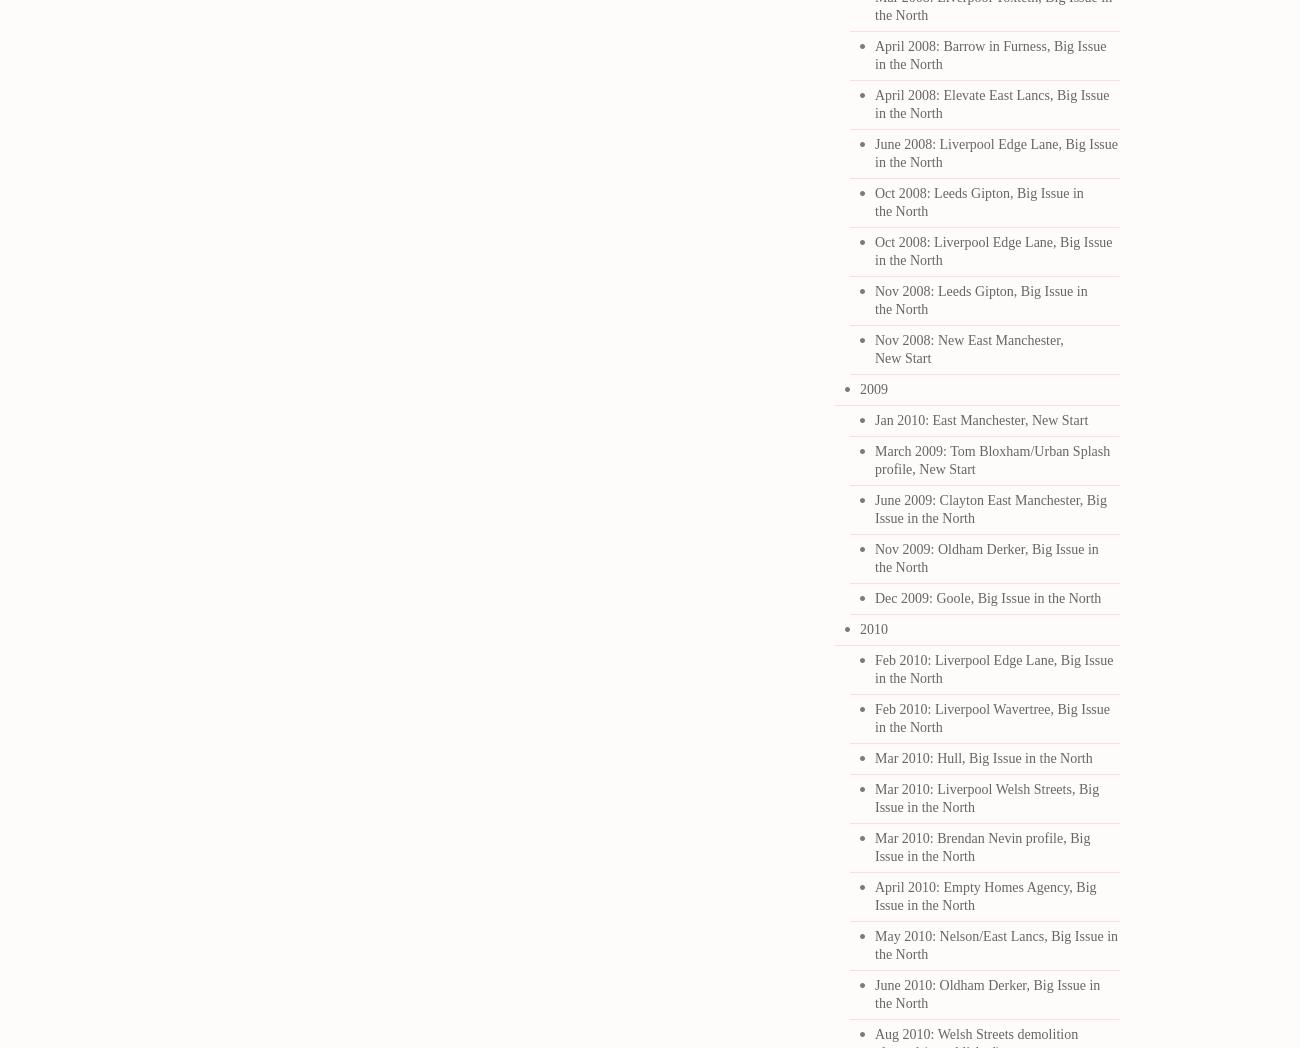  I want to click on 'Nov 2008: Leeds Gipton, Big Issue in the North', so click(874, 299).